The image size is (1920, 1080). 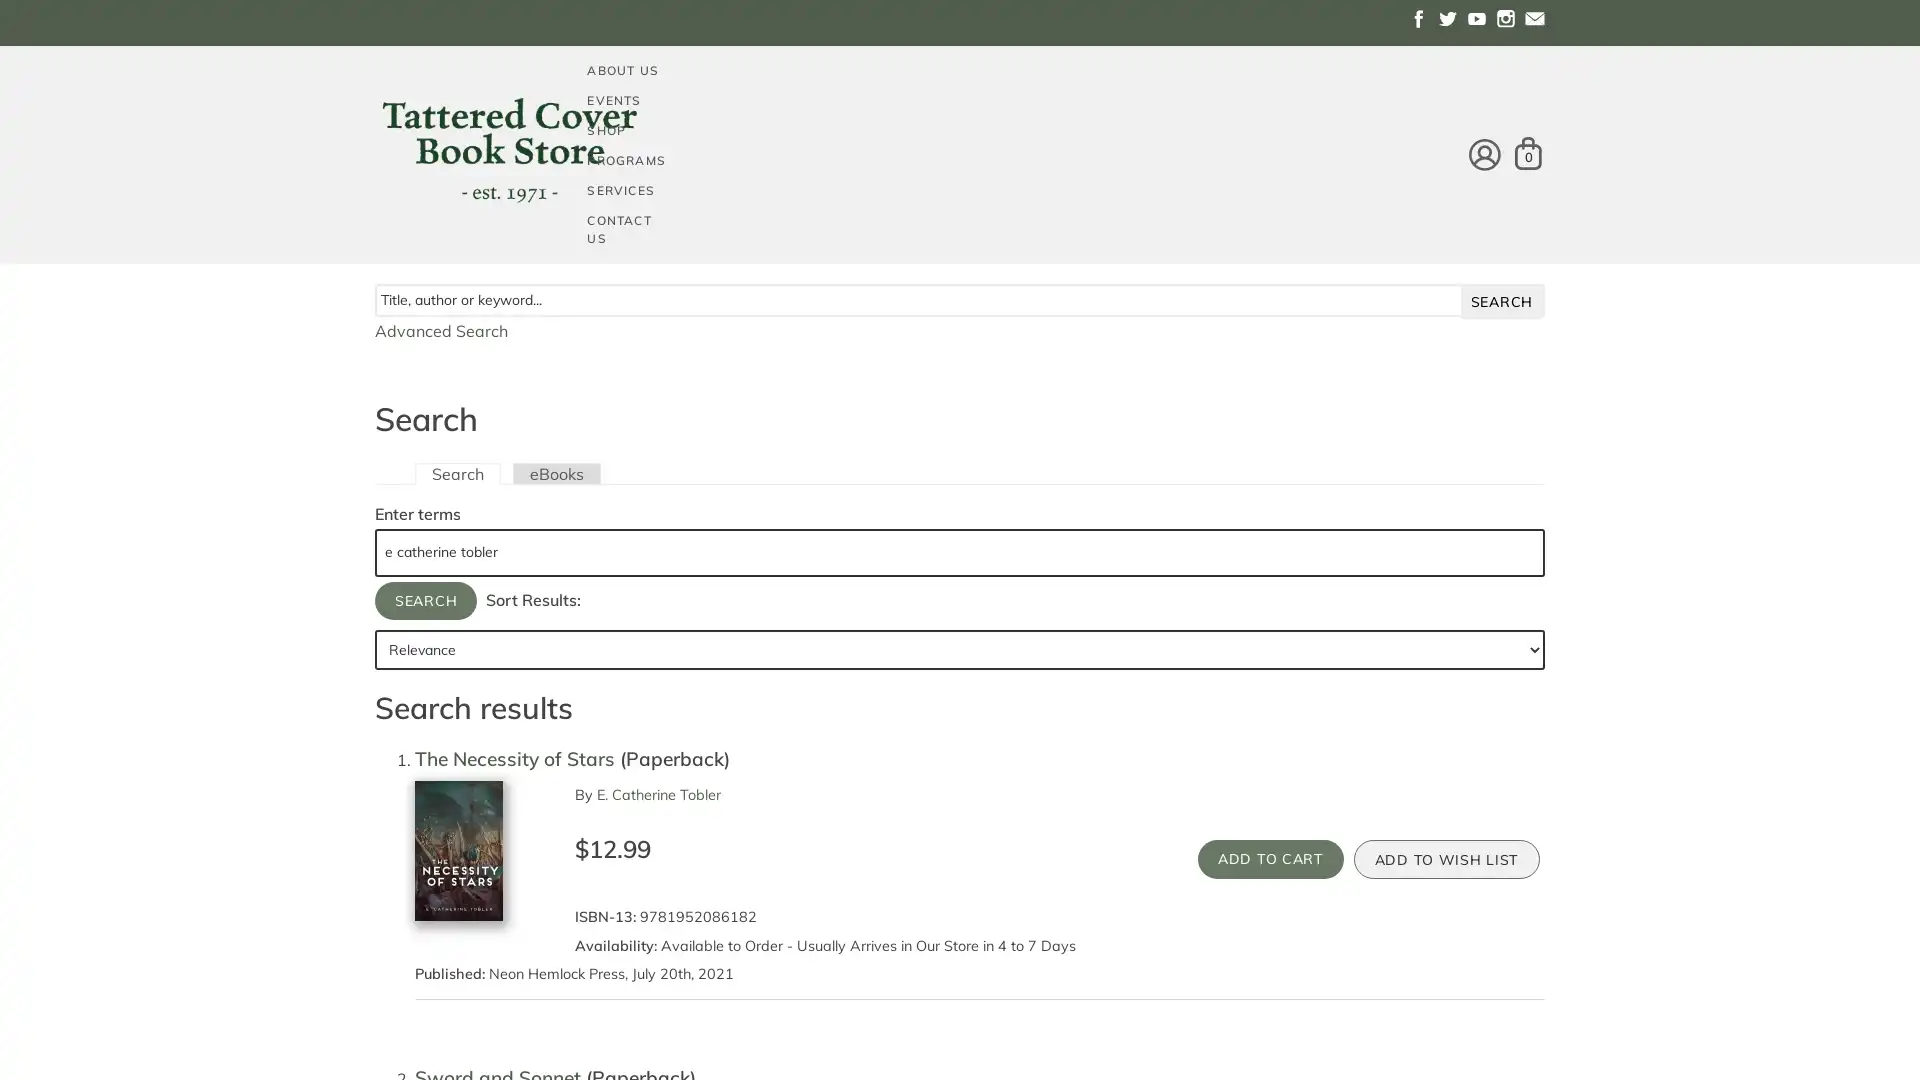 I want to click on Add to Cart, so click(x=1269, y=858).